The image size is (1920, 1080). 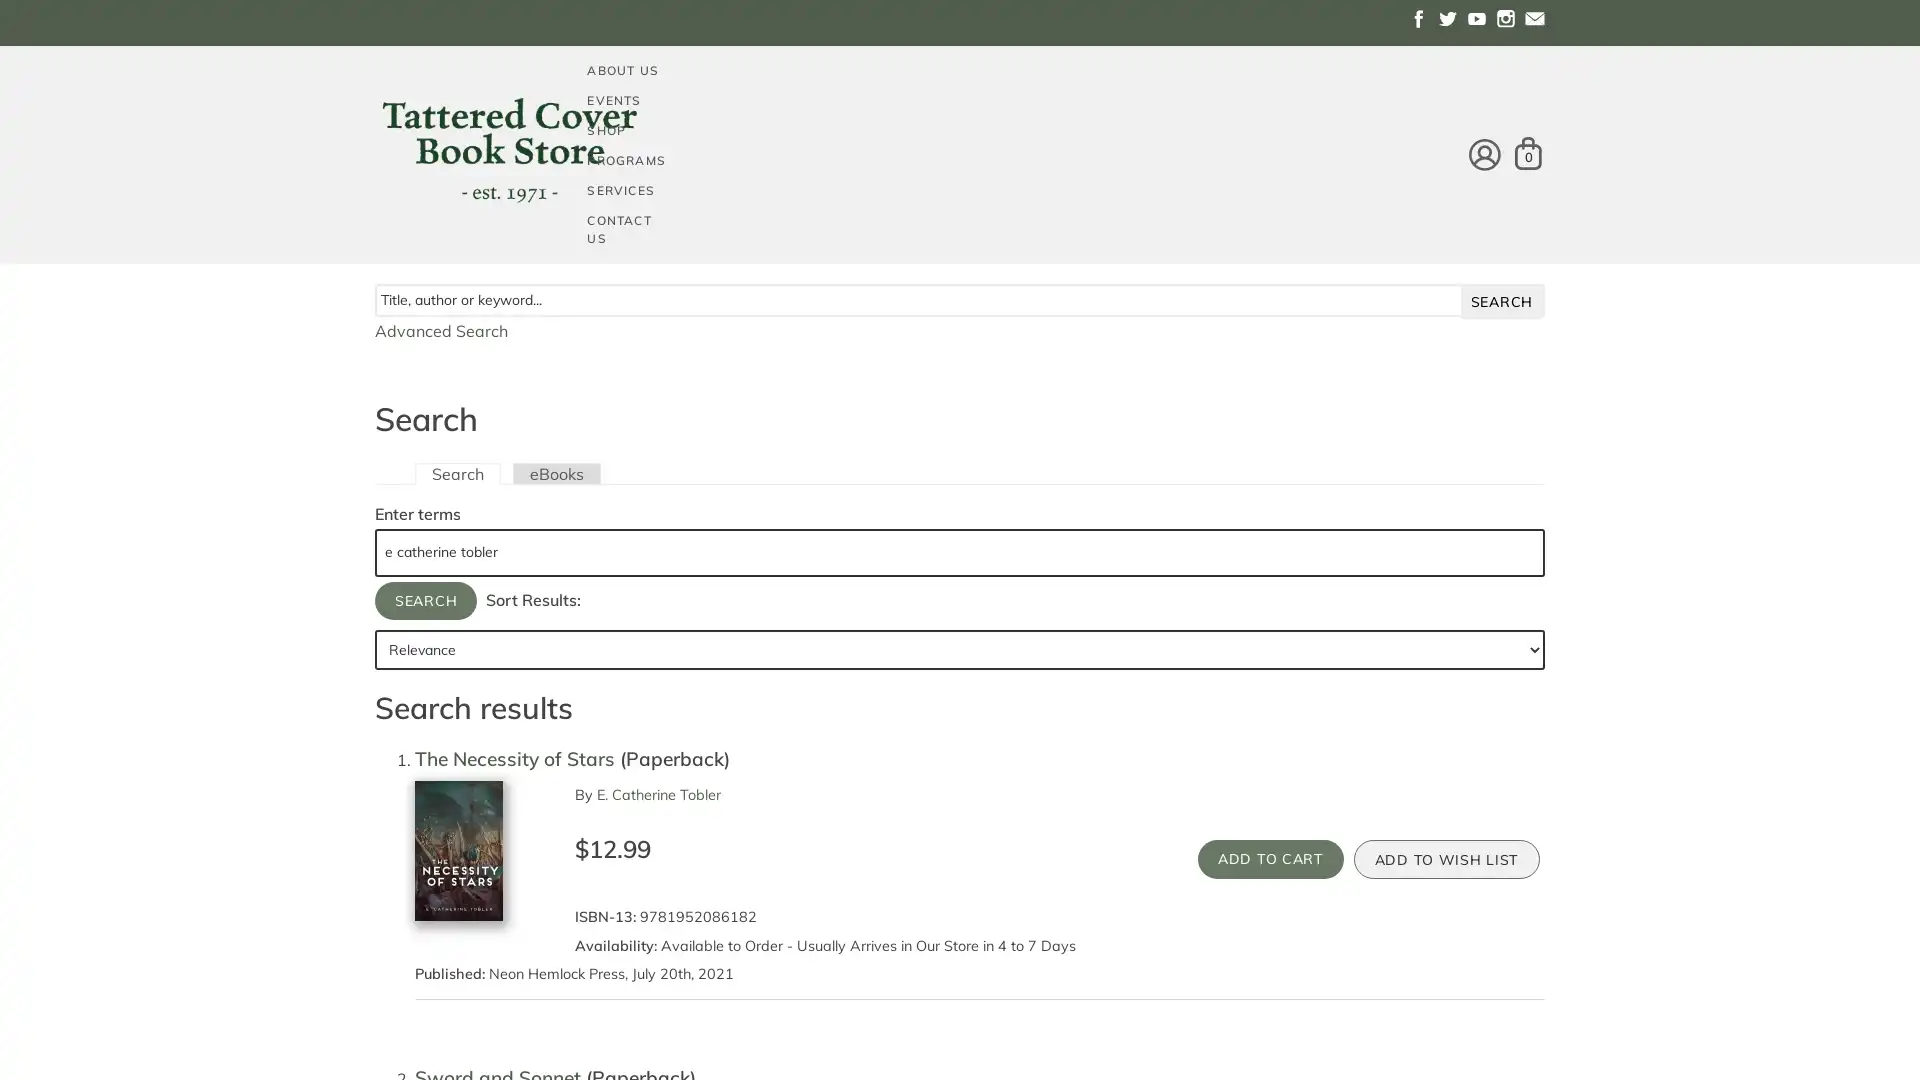 I want to click on Add to Cart, so click(x=1269, y=858).